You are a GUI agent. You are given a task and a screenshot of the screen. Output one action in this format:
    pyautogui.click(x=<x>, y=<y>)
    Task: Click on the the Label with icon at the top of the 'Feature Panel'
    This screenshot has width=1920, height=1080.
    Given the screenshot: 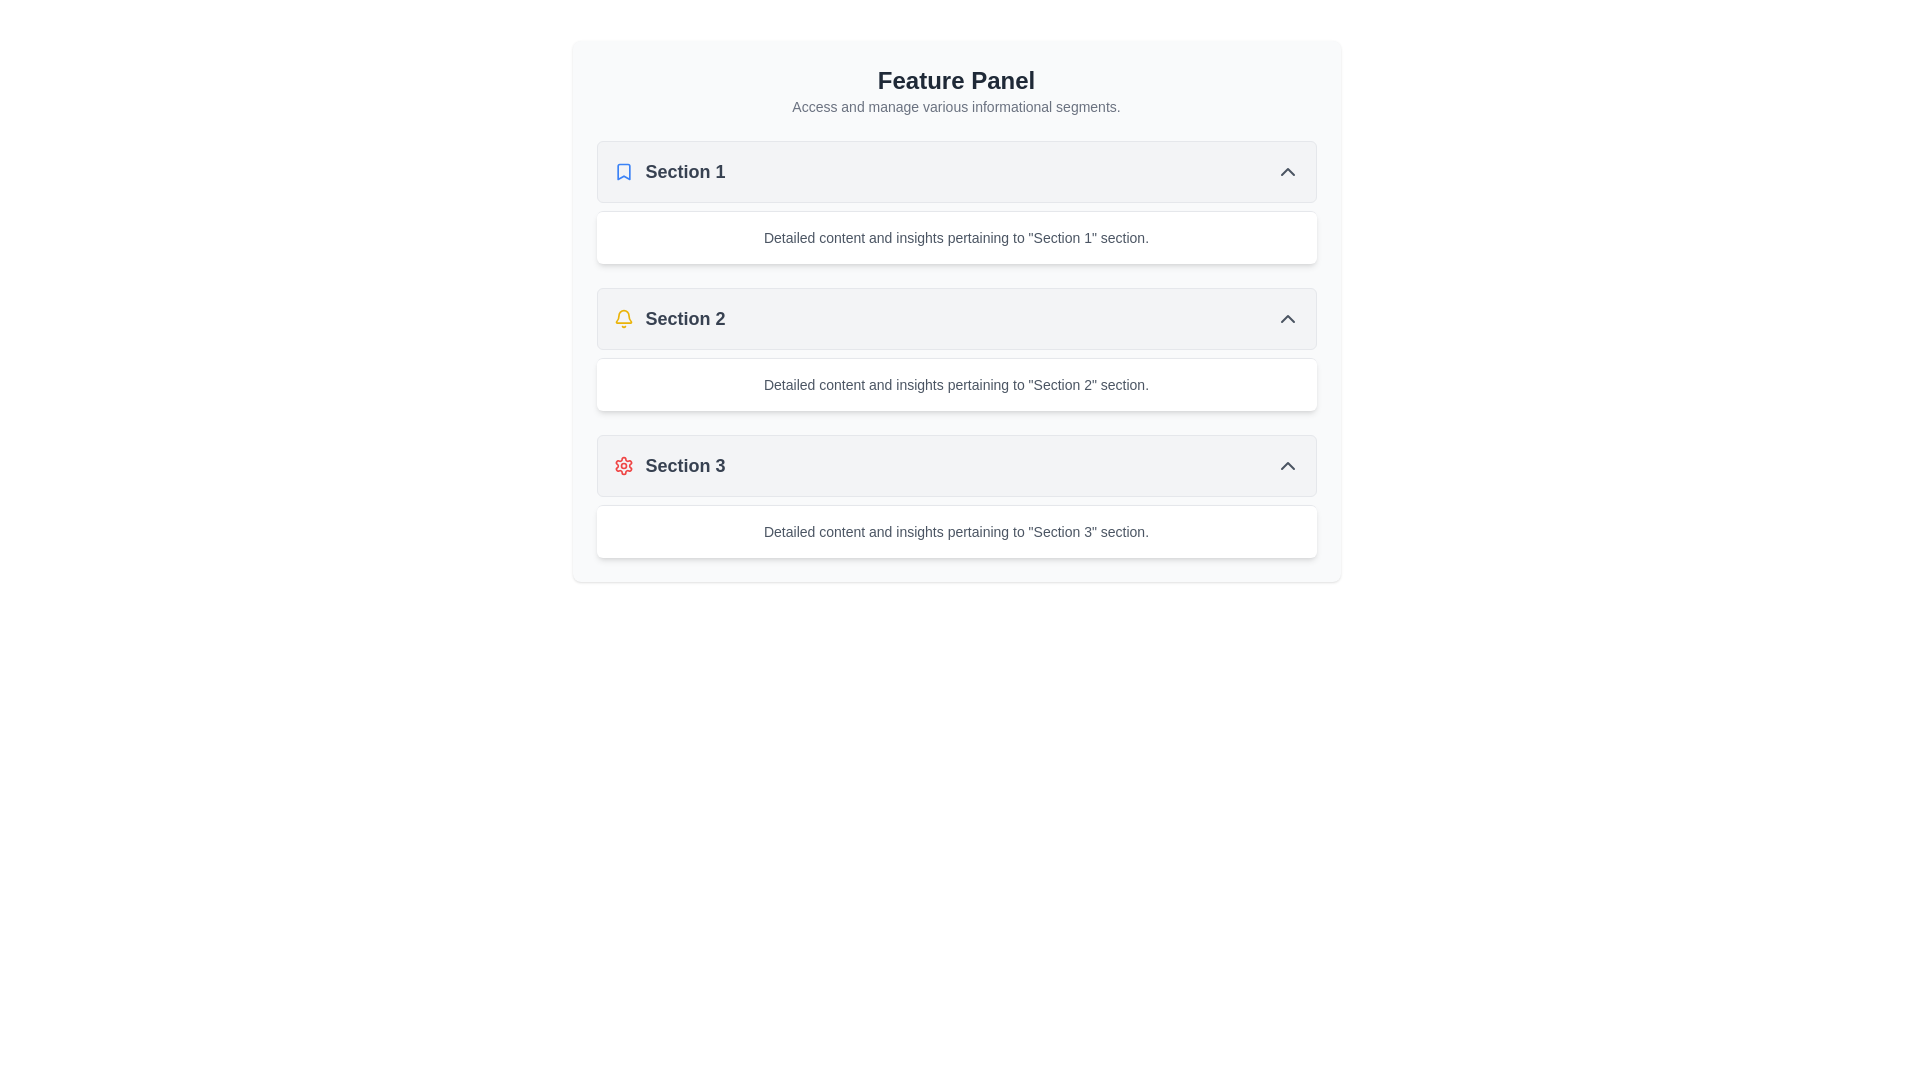 What is the action you would take?
    pyautogui.click(x=669, y=171)
    